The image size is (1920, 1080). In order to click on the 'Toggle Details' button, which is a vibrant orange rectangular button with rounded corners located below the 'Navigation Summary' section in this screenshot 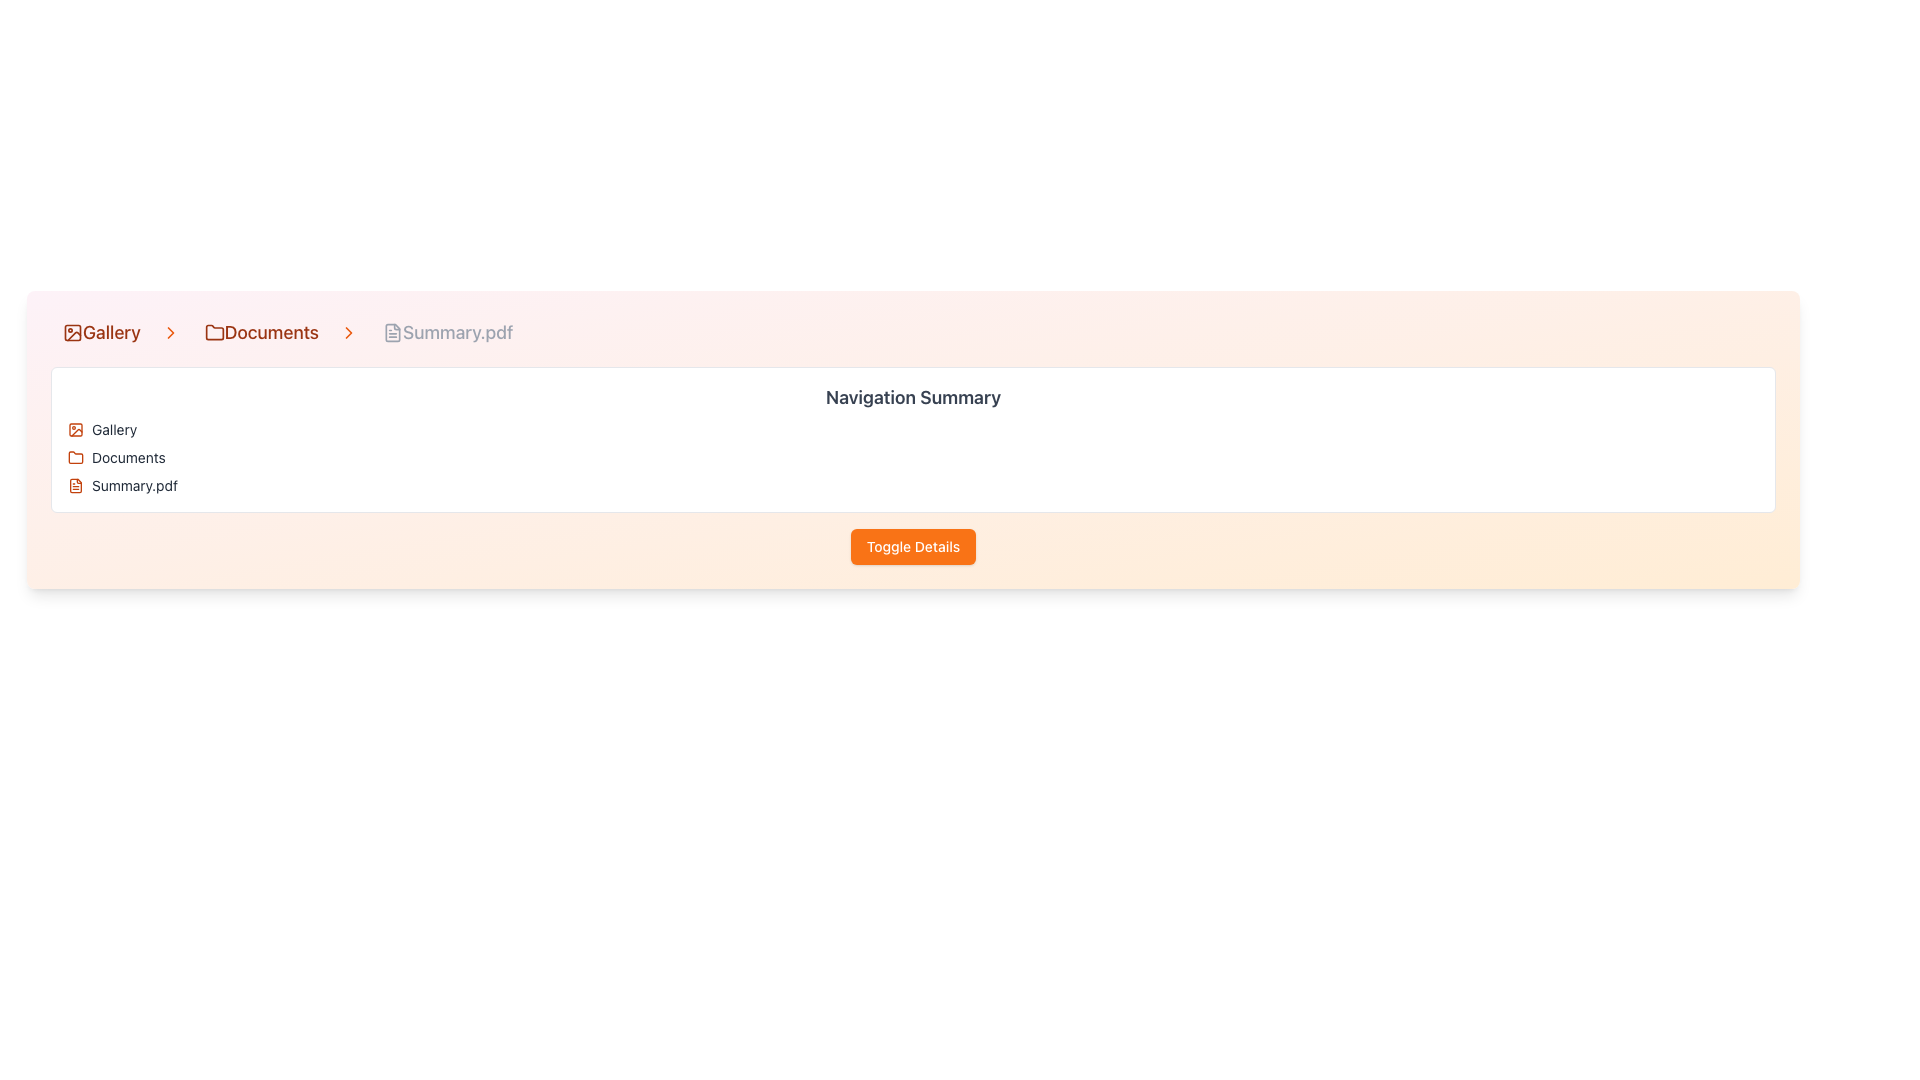, I will do `click(912, 547)`.